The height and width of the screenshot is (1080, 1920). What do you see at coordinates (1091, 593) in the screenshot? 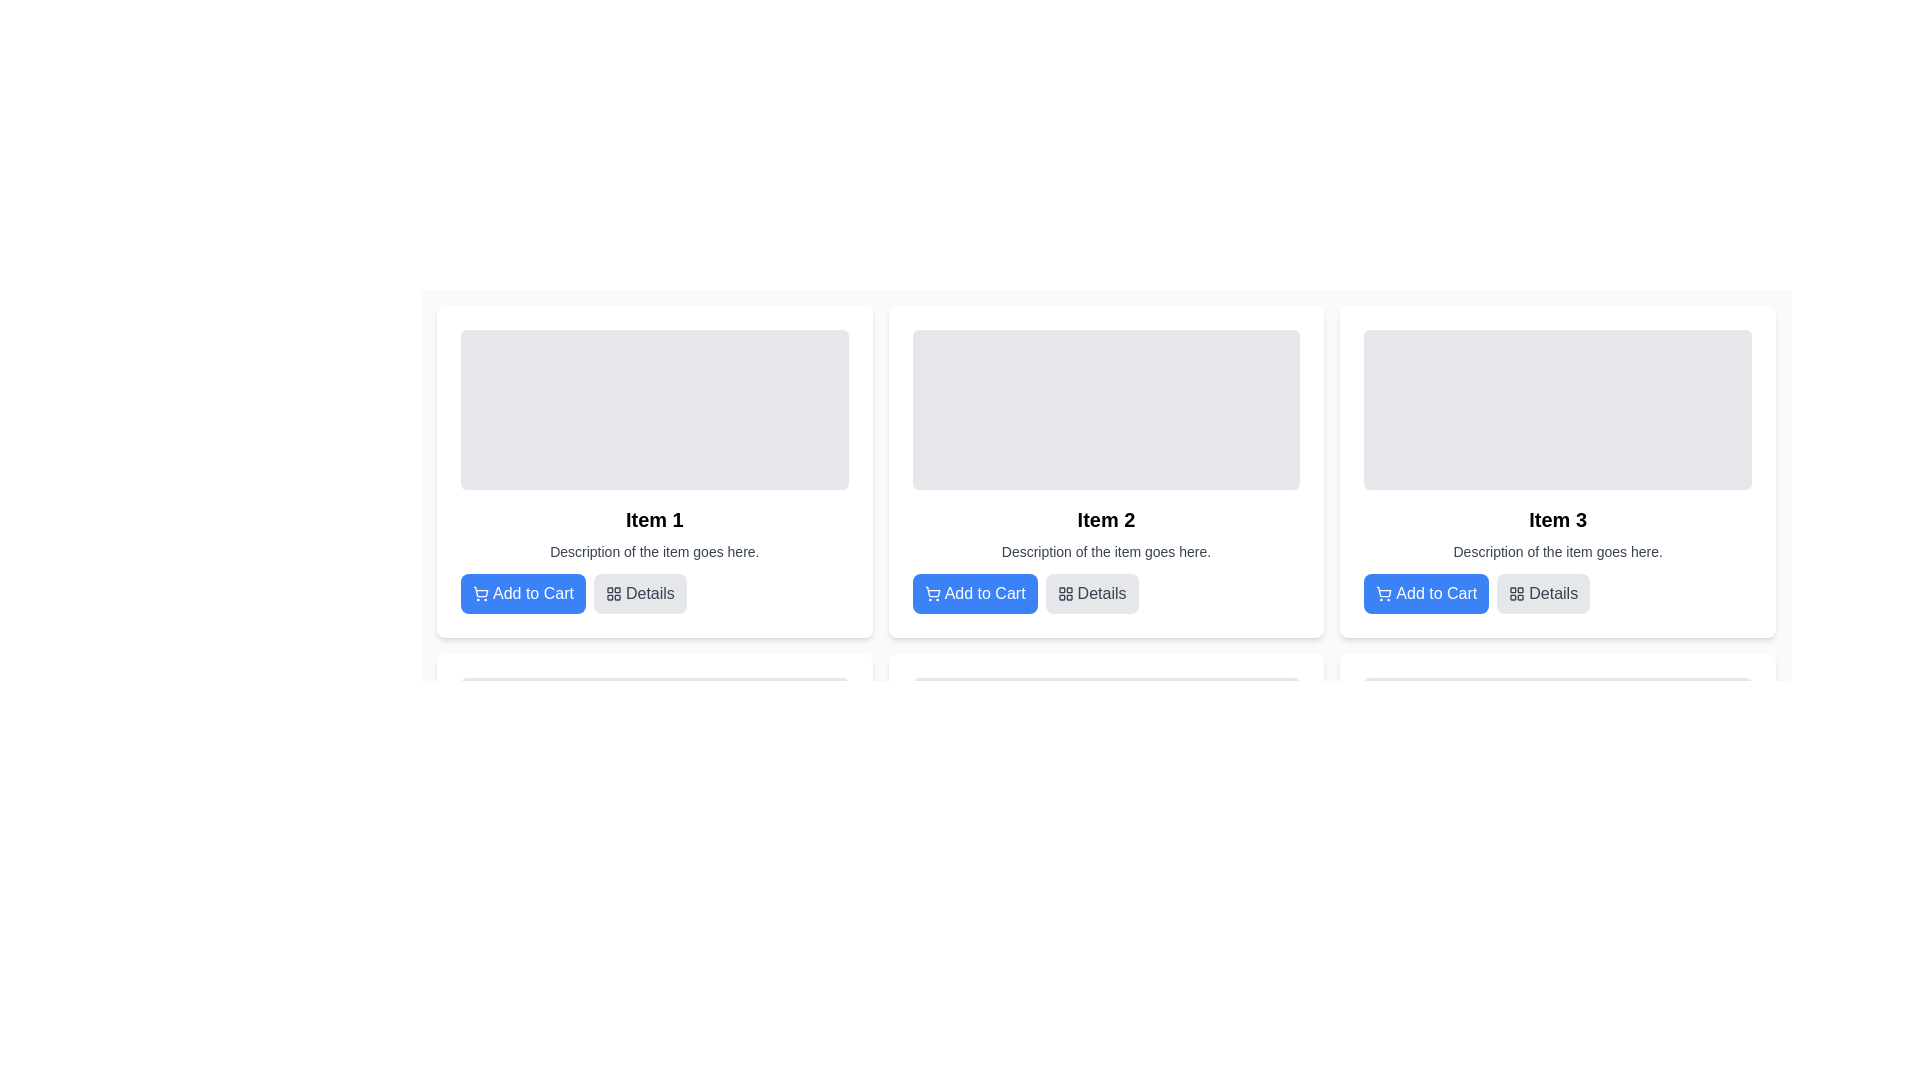
I see `the button that allows users` at bounding box center [1091, 593].